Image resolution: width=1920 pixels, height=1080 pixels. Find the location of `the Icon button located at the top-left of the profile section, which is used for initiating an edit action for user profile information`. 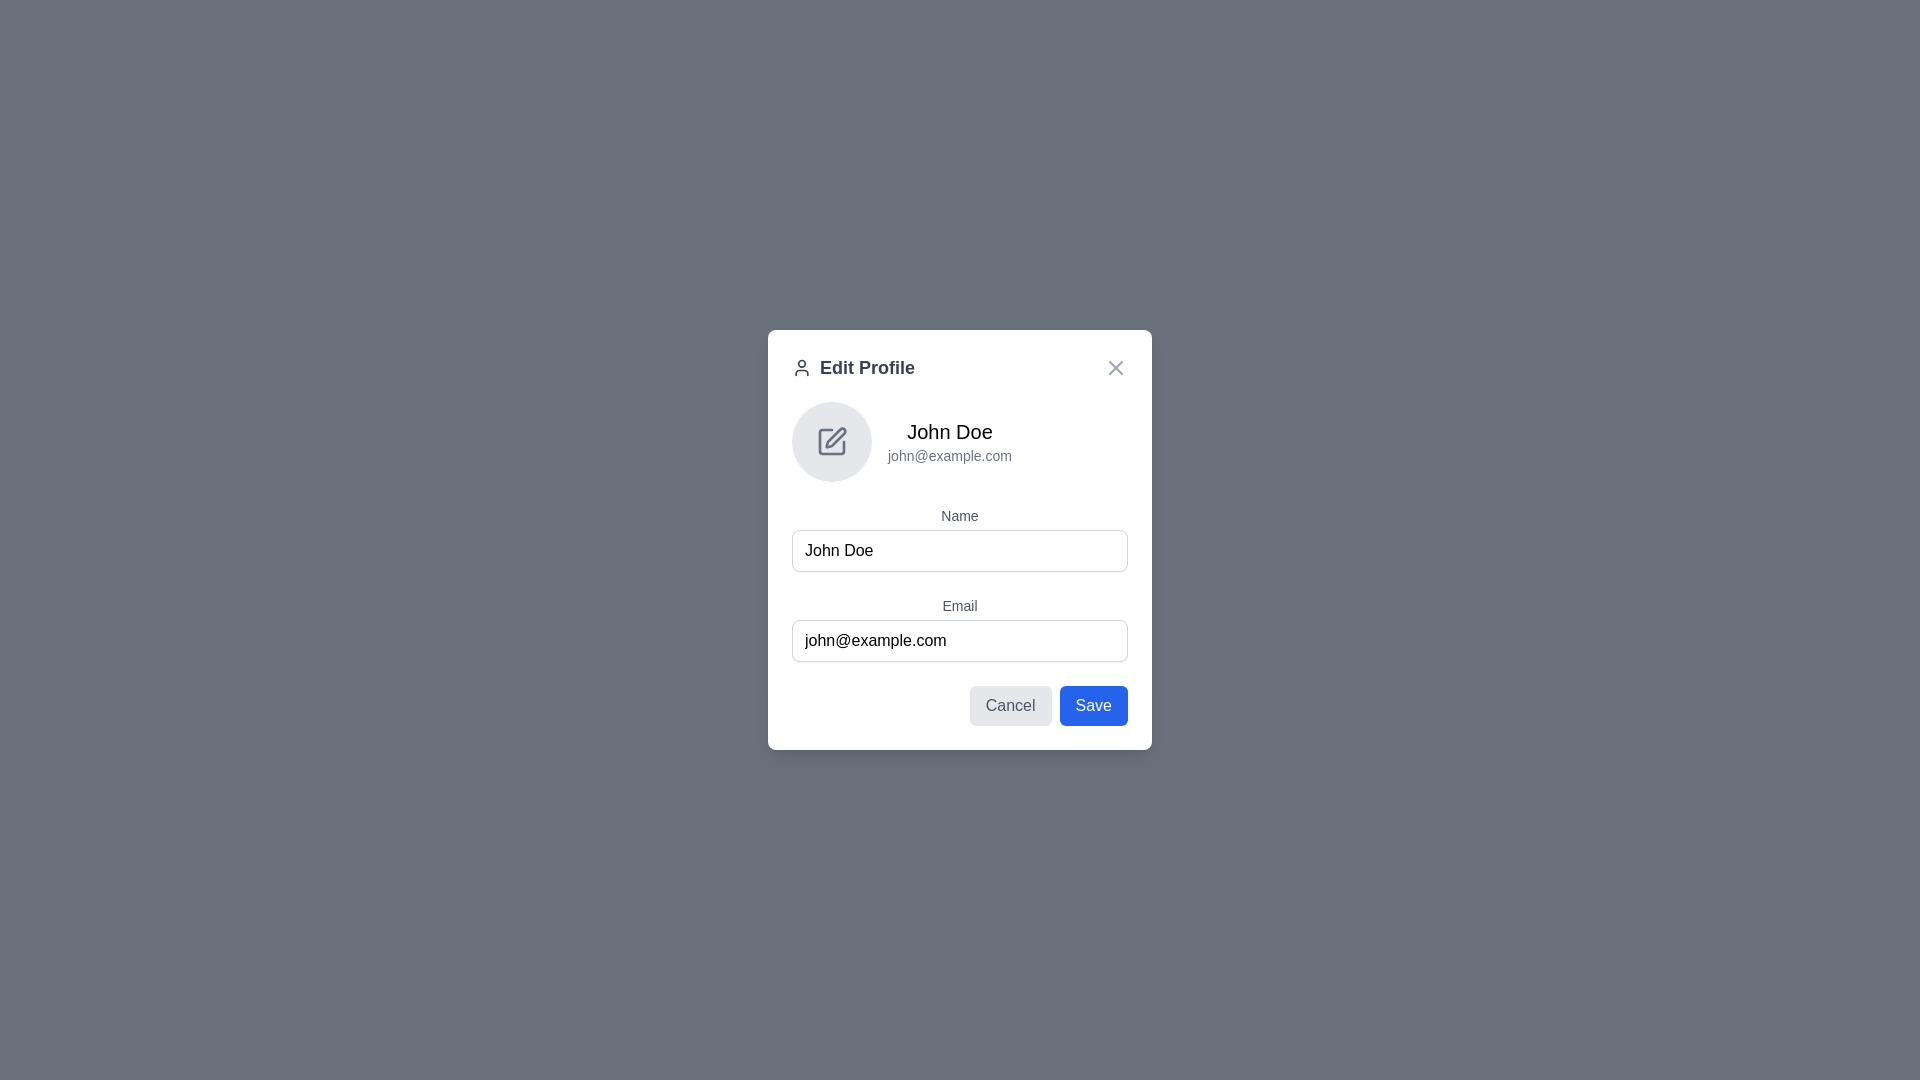

the Icon button located at the top-left of the profile section, which is used for initiating an edit action for user profile information is located at coordinates (831, 441).